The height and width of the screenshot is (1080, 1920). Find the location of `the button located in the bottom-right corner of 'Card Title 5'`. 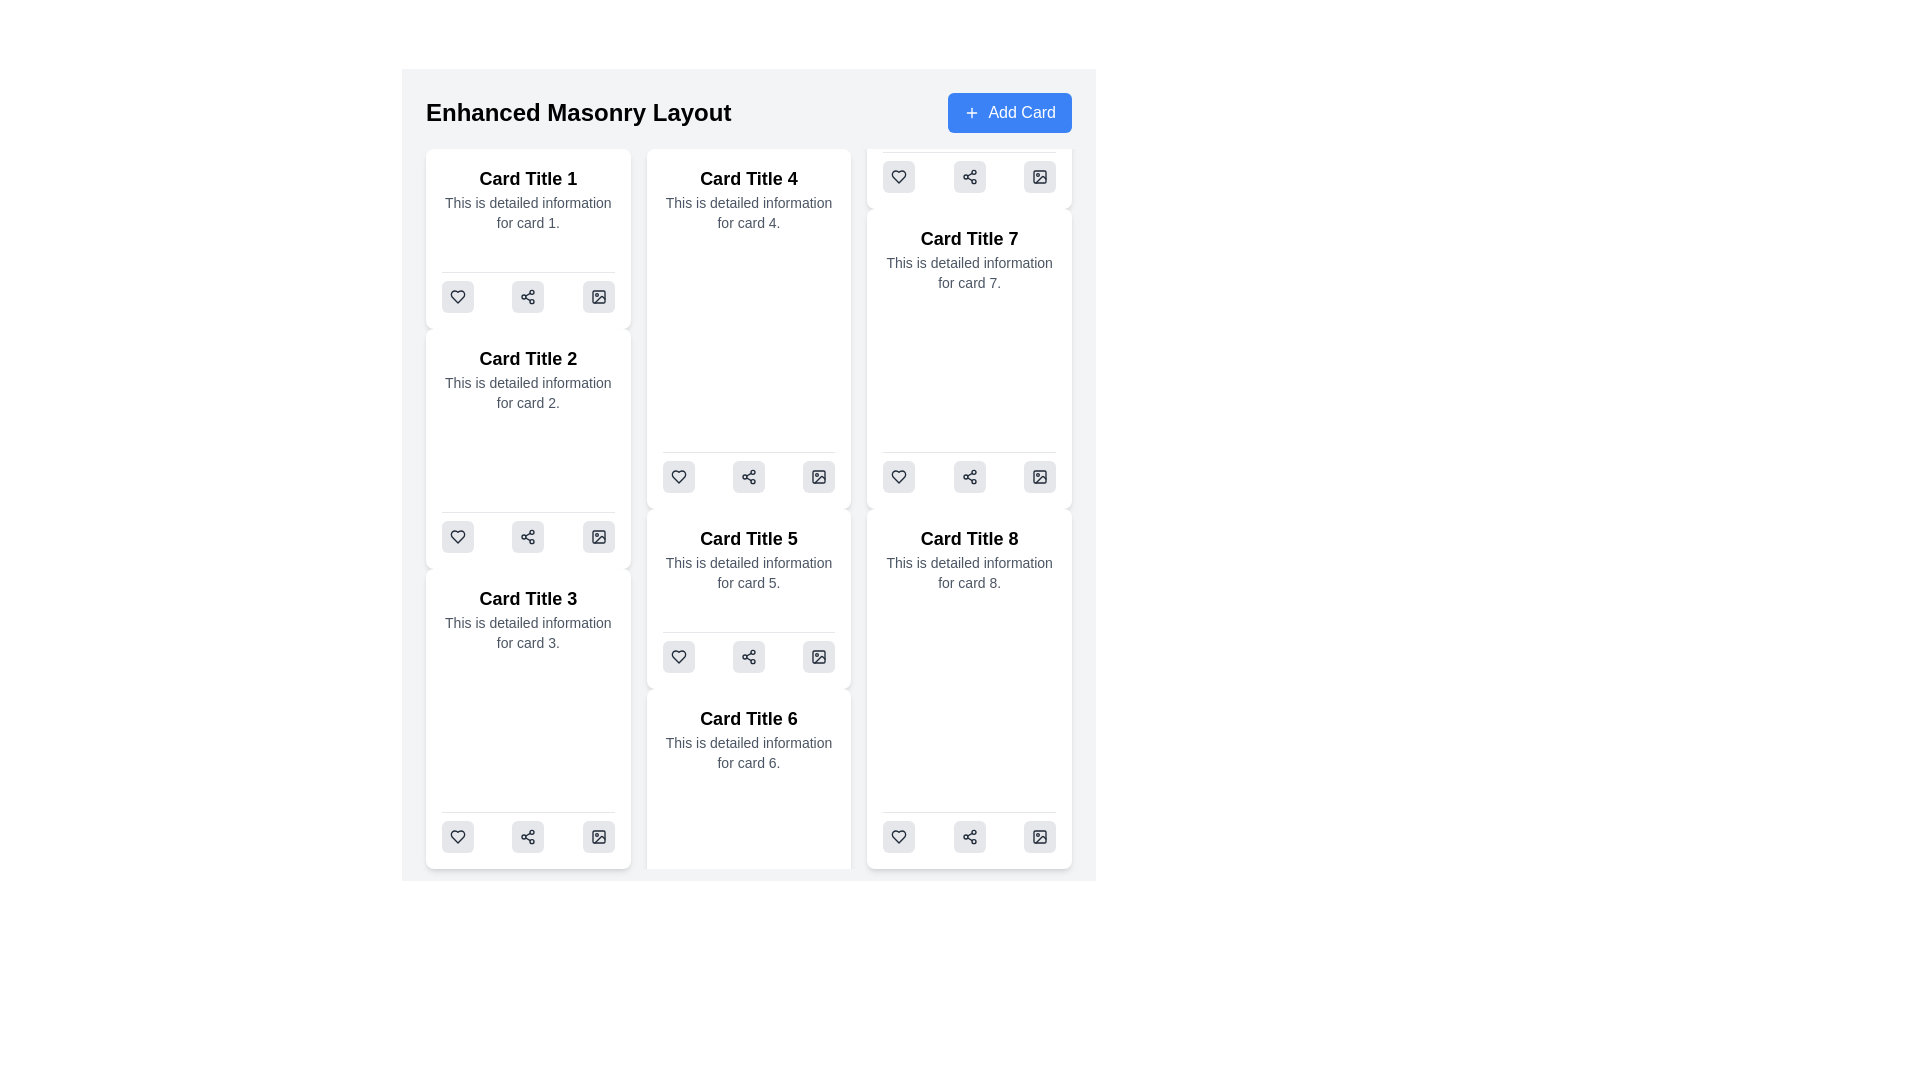

the button located in the bottom-right corner of 'Card Title 5' is located at coordinates (819, 477).